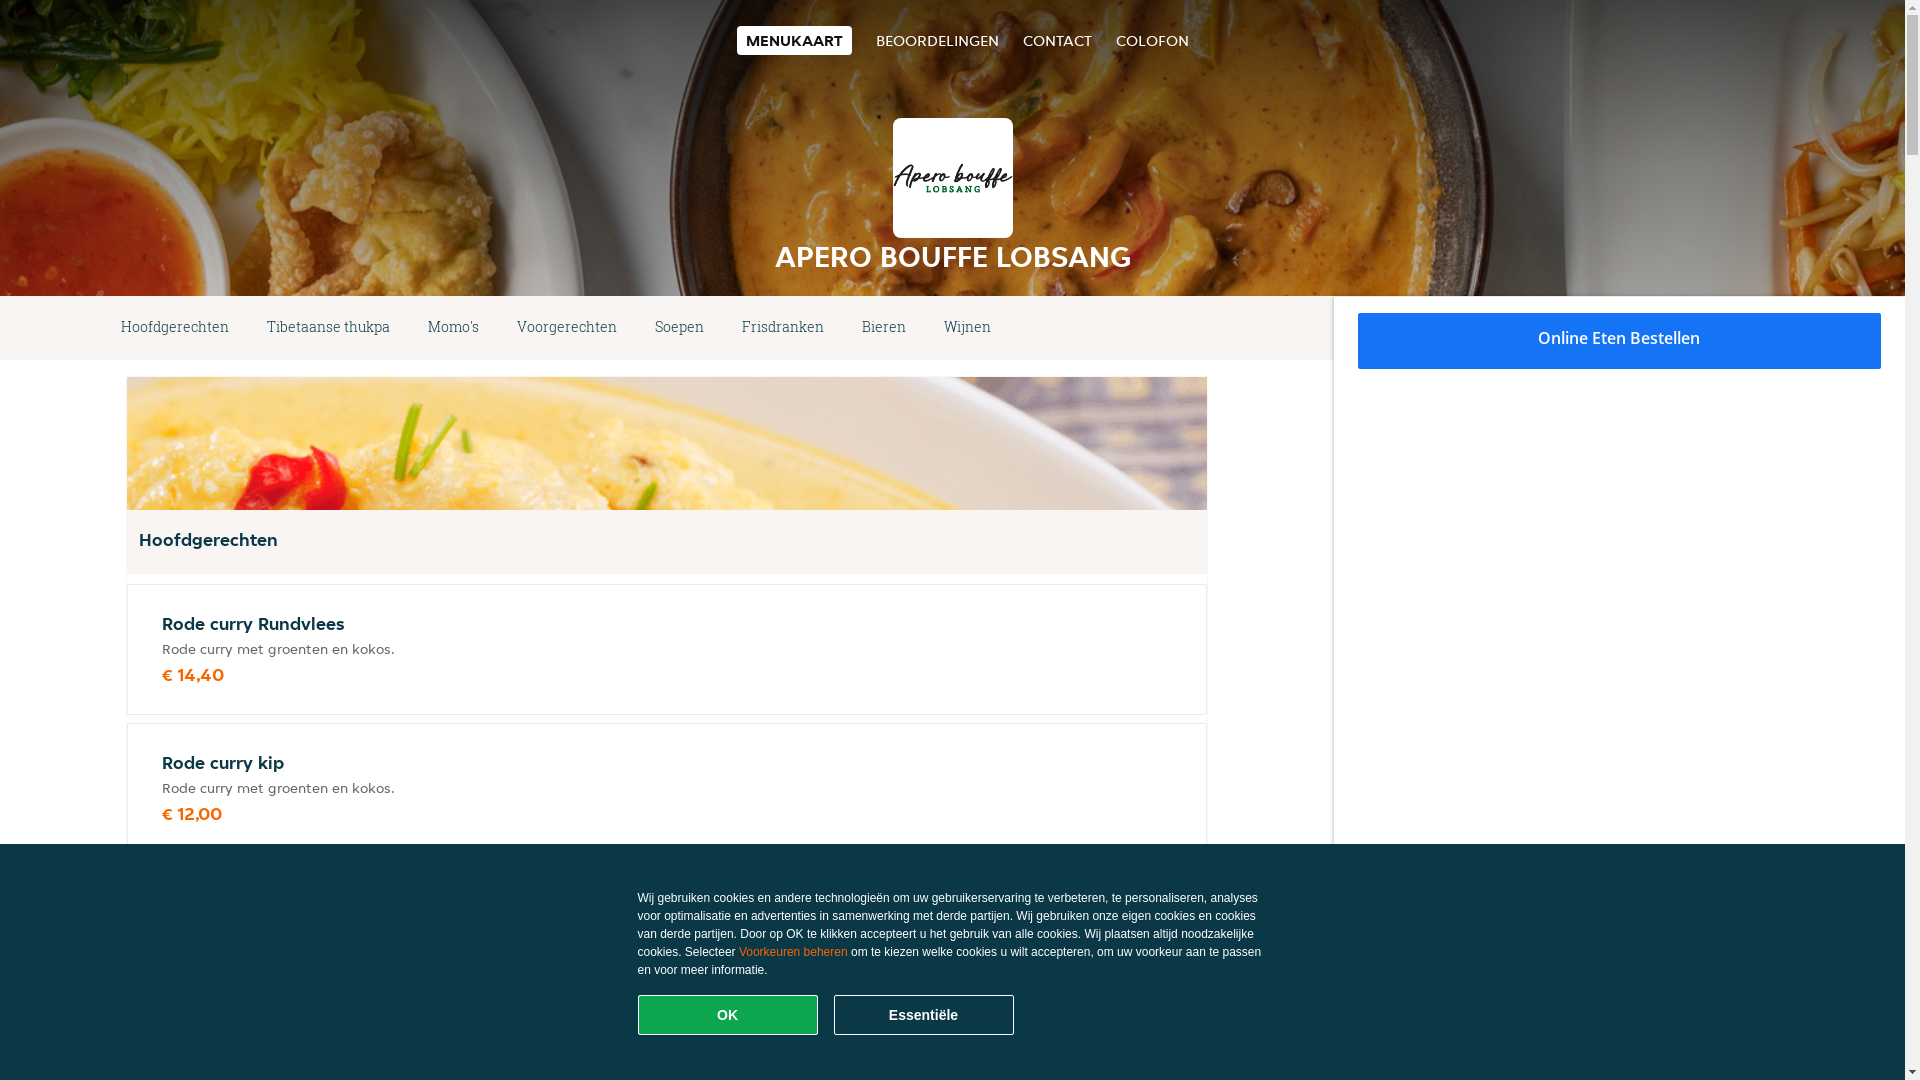 The width and height of the screenshot is (1920, 1080). I want to click on 'Bieren', so click(882, 326).